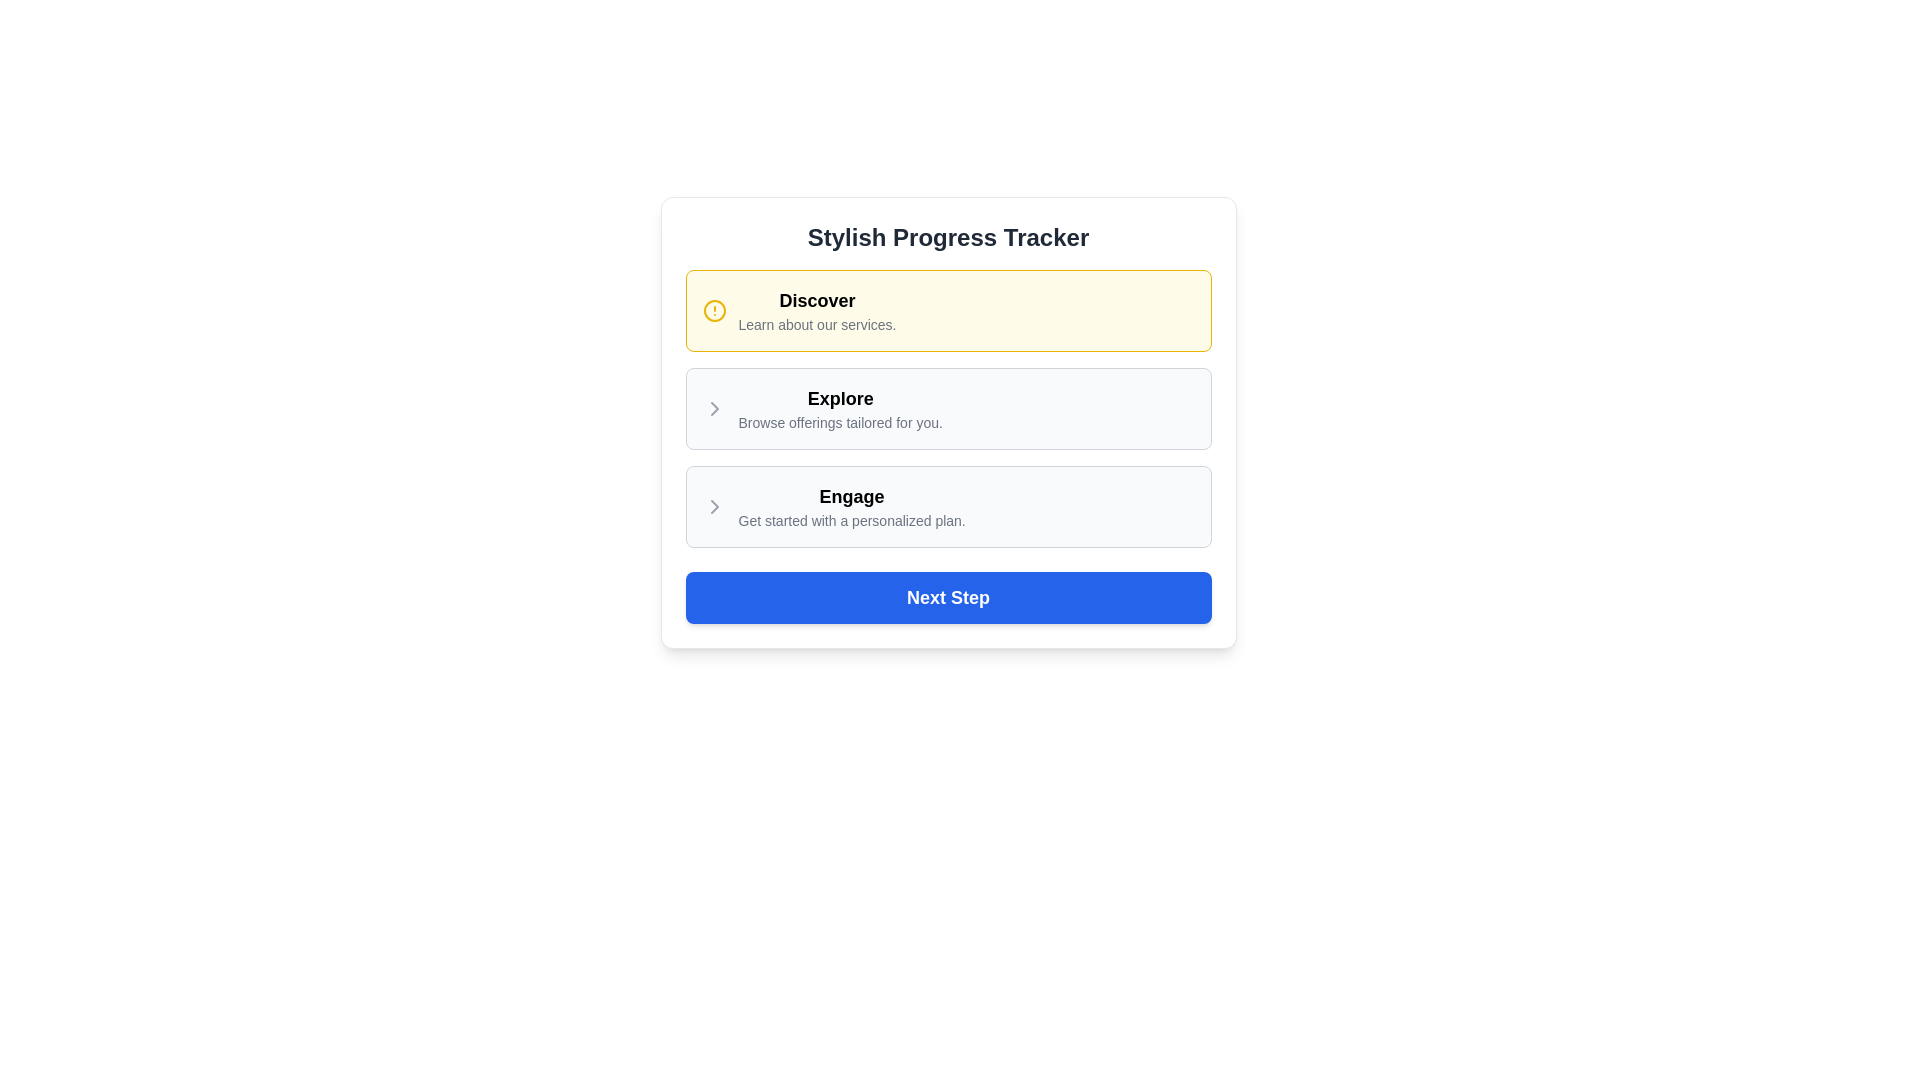  What do you see at coordinates (714, 311) in the screenshot?
I see `the non-interactive SVG circle component of the alert icon, which is located to the left of the 'Discover' label in the progress tracker card` at bounding box center [714, 311].